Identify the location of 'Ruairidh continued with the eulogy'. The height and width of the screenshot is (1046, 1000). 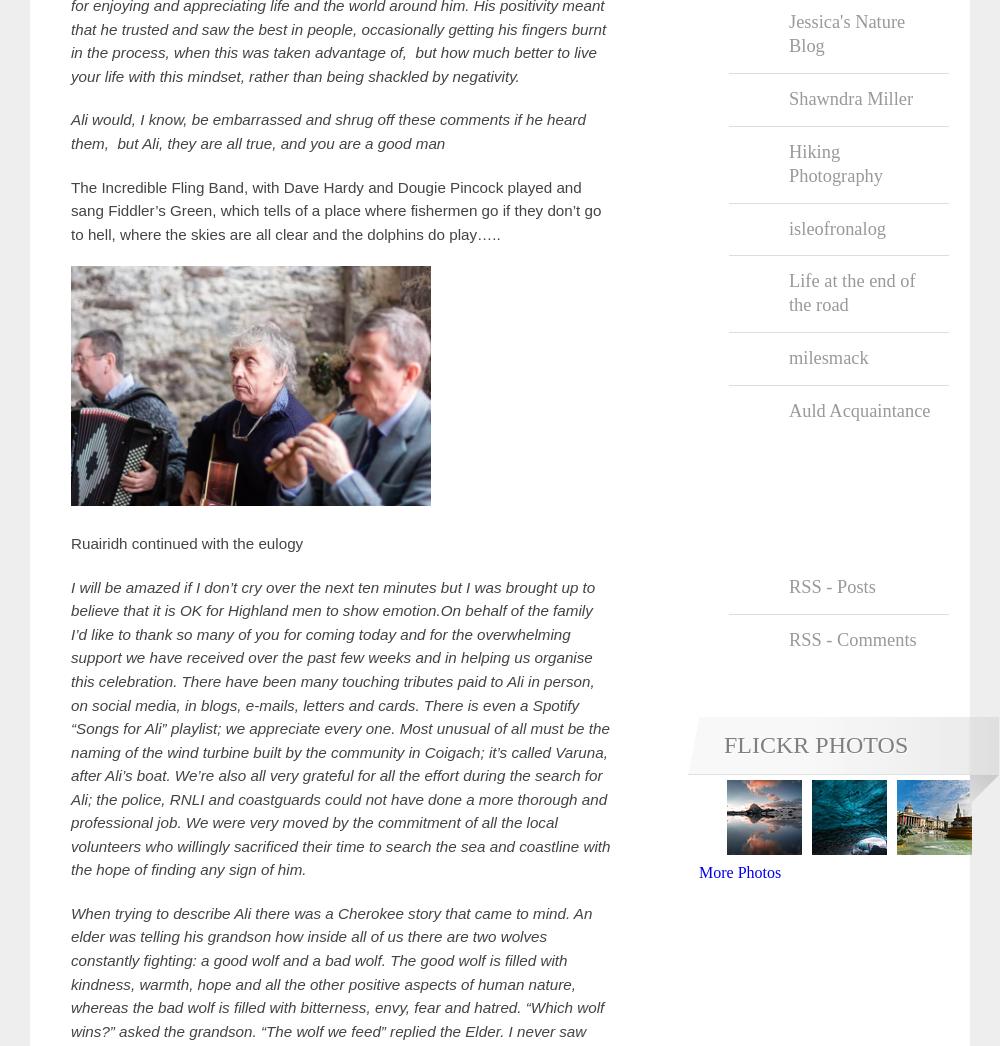
(187, 542).